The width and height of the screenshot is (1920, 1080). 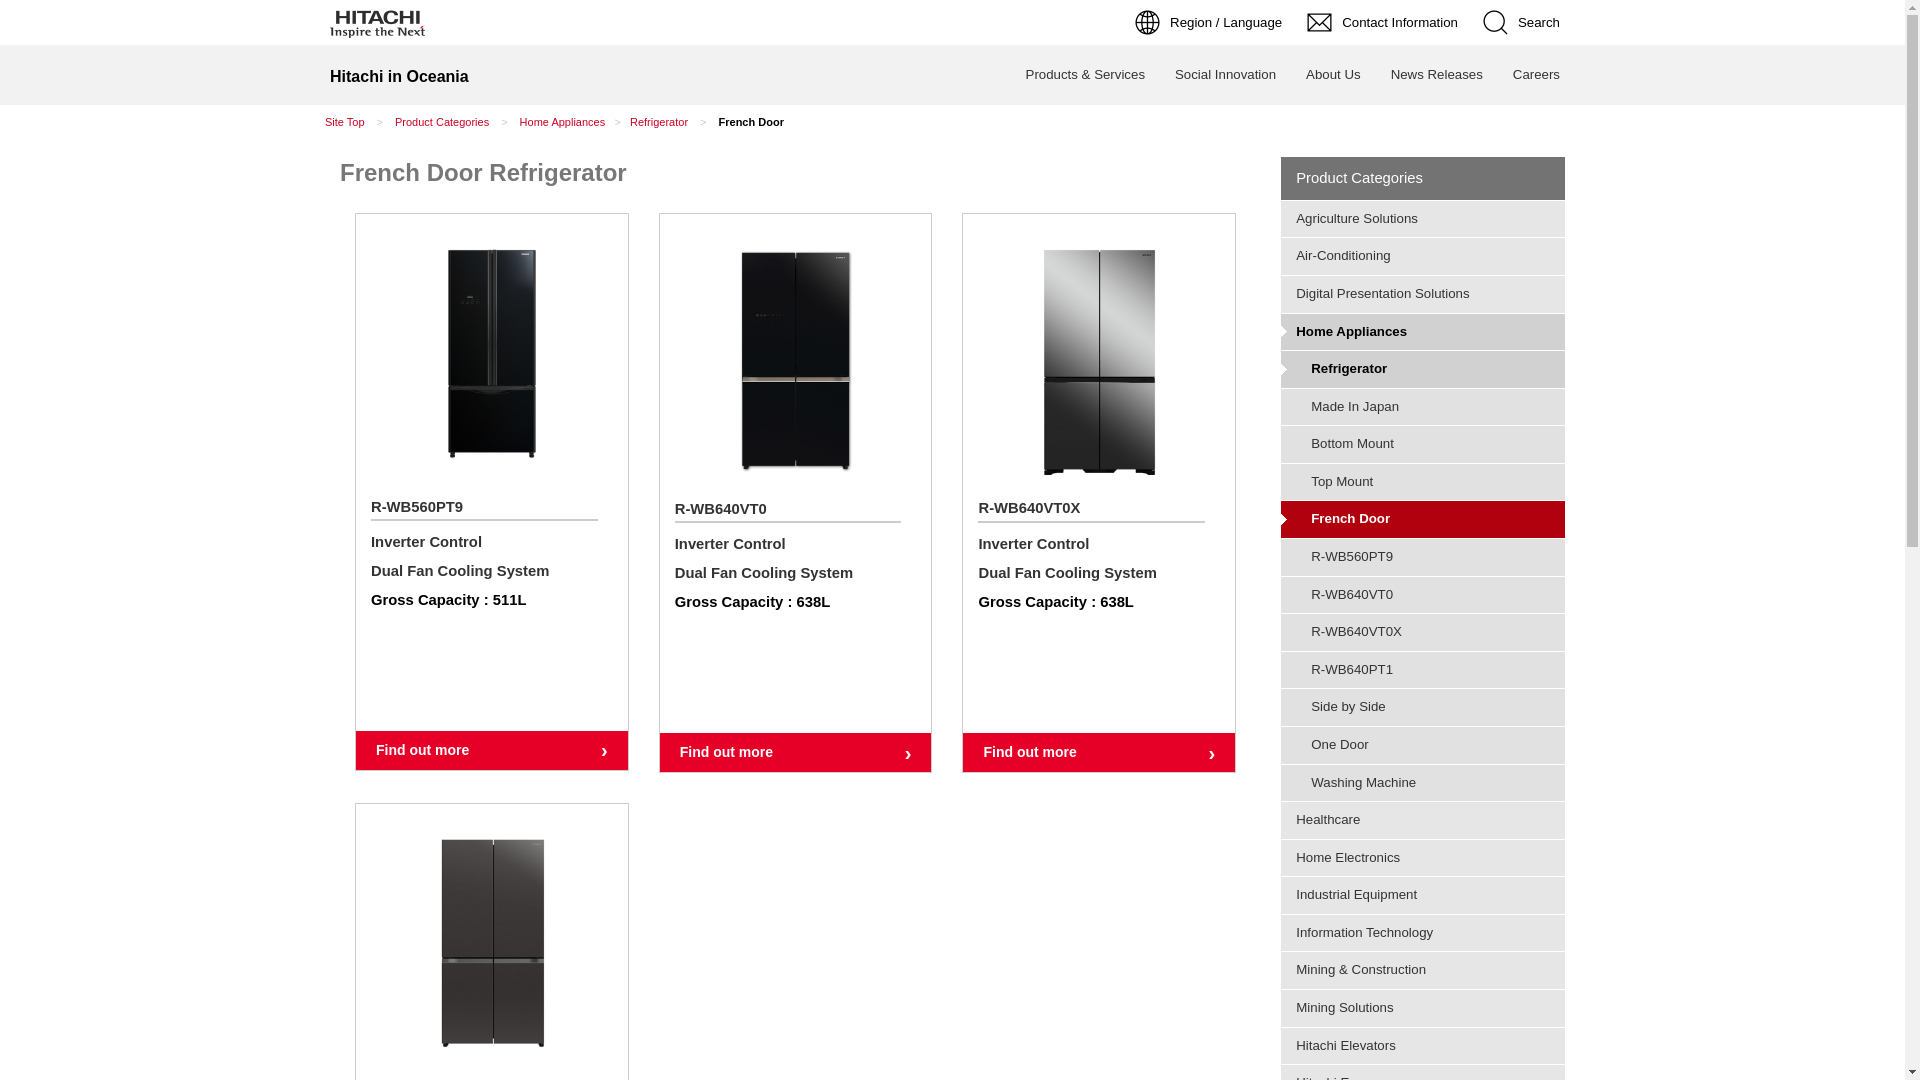 I want to click on 'Social Innovation', so click(x=1224, y=73).